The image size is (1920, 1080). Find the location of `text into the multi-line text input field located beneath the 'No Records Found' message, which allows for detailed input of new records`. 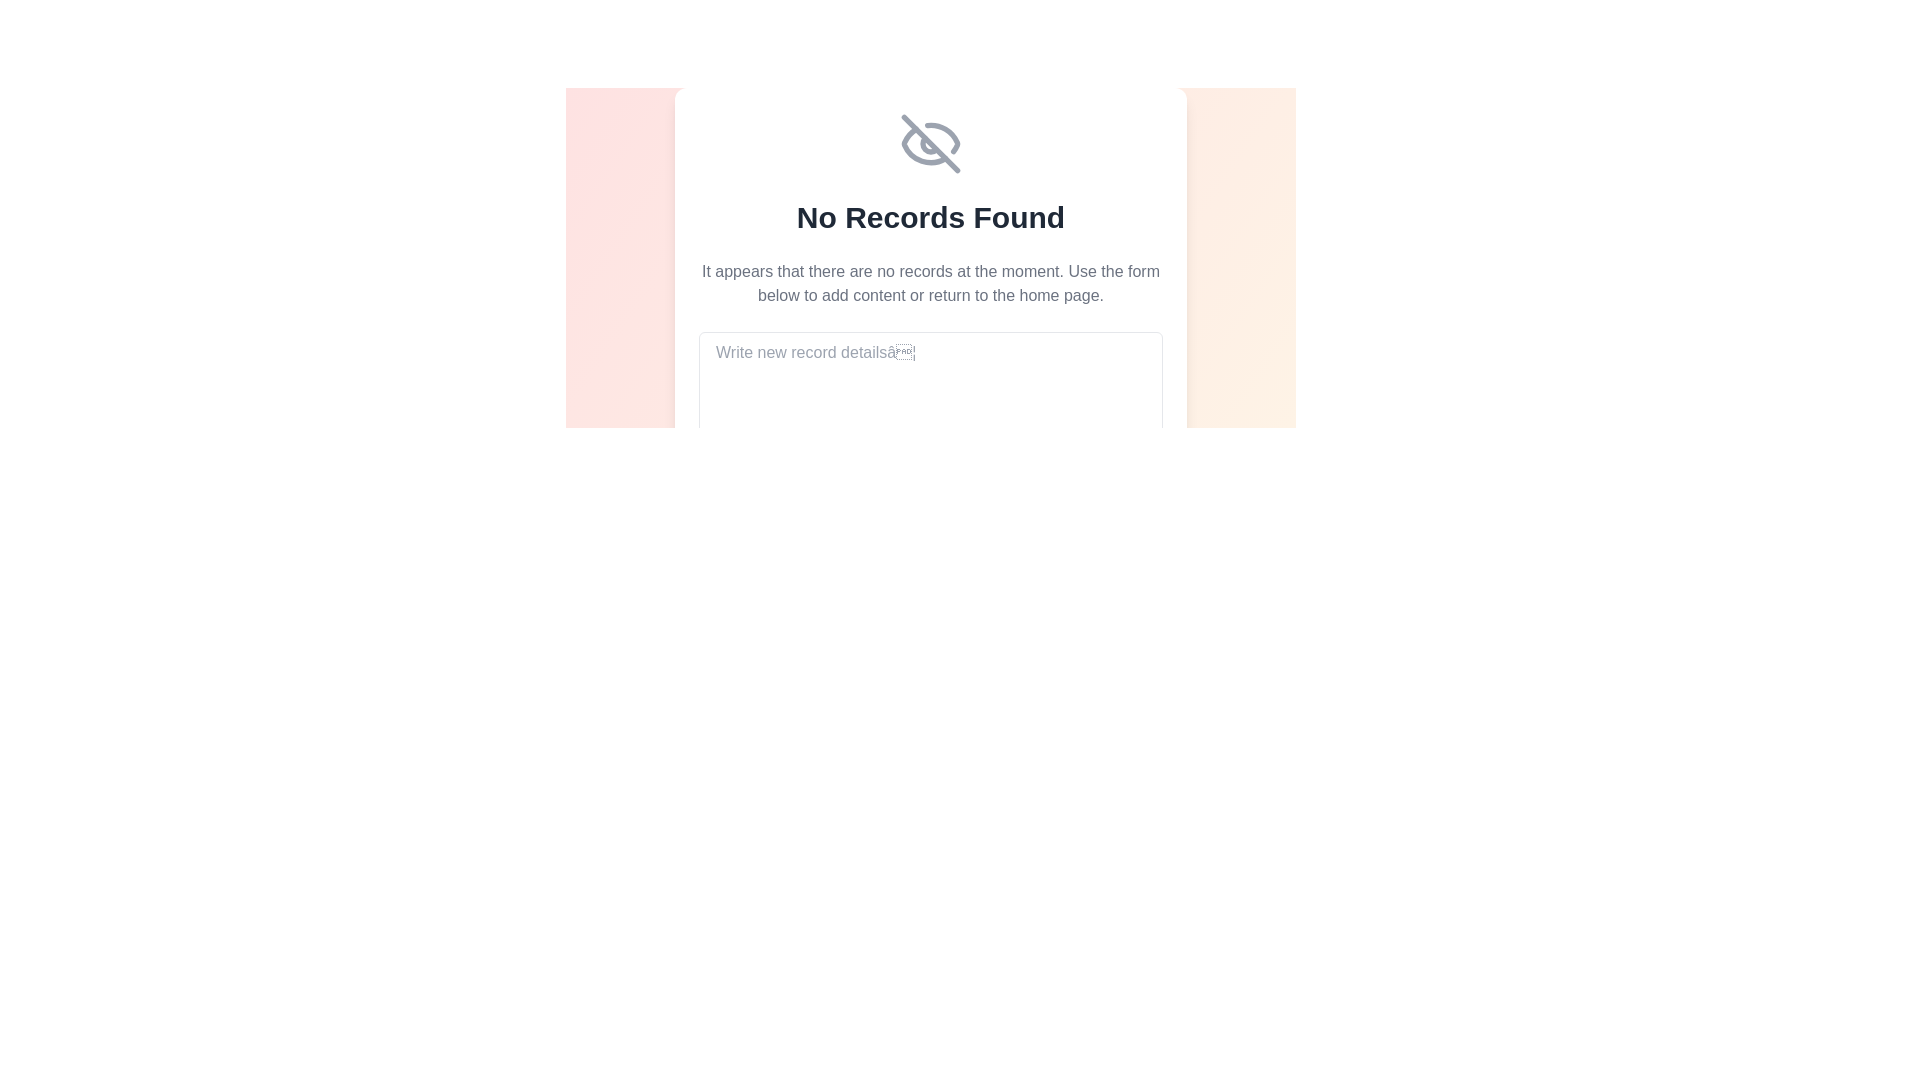

text into the multi-line text input field located beneath the 'No Records Found' message, which allows for detailed input of new records is located at coordinates (930, 396).